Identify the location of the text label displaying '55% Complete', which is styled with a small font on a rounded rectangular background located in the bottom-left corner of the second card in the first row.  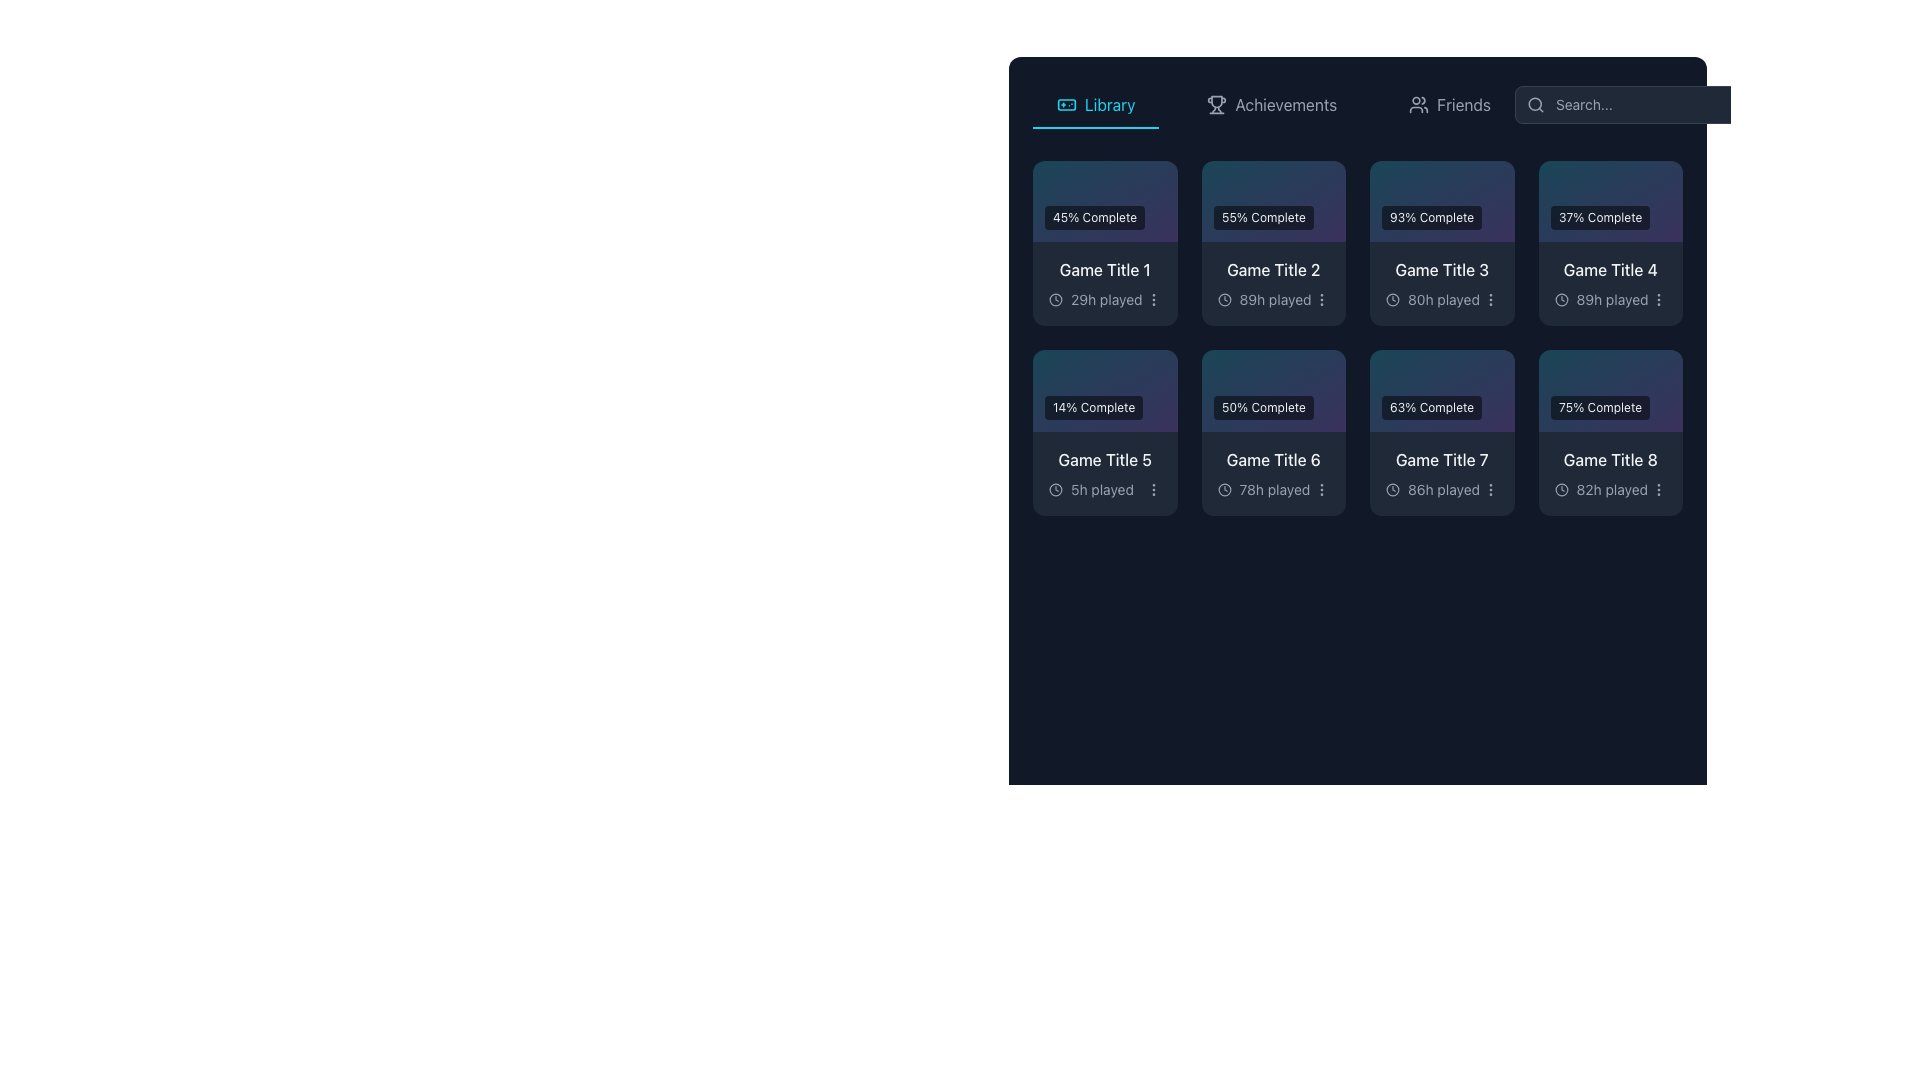
(1262, 218).